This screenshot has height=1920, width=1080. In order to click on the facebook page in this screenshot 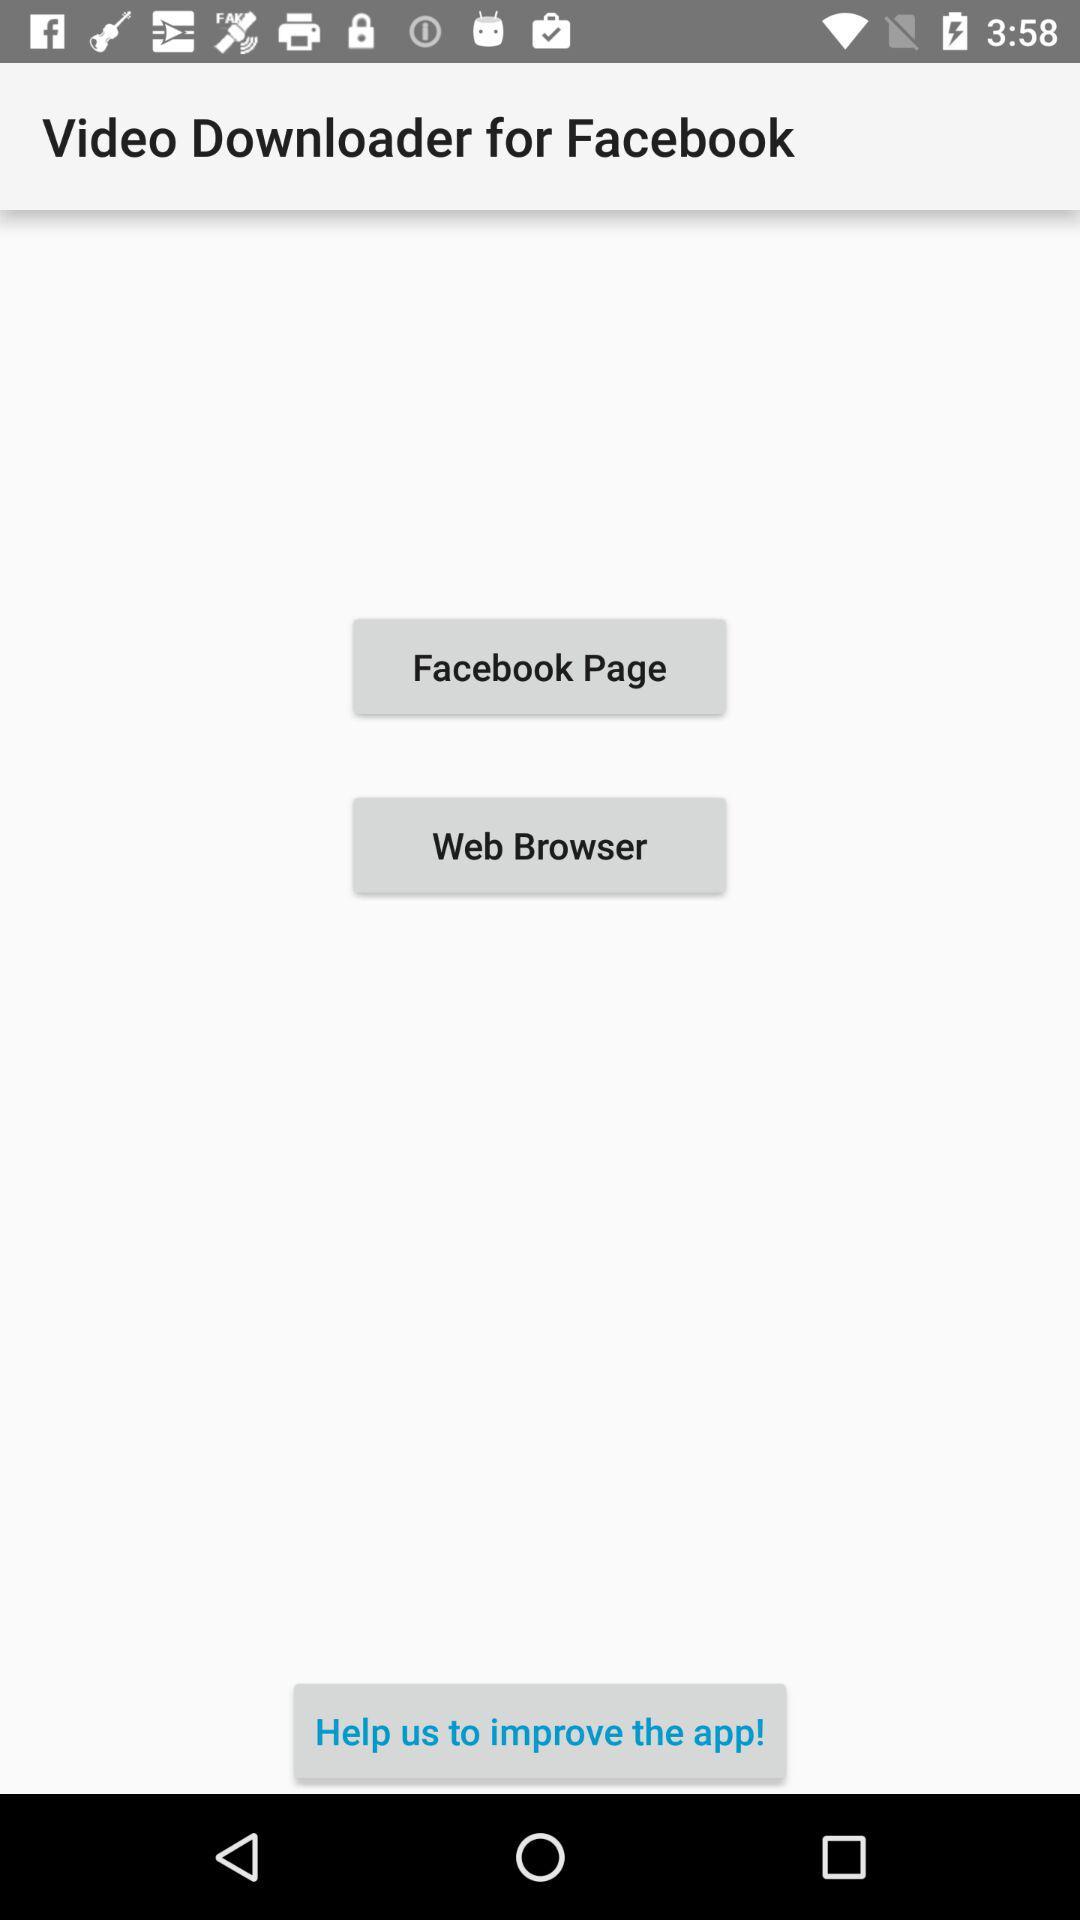, I will do `click(538, 666)`.